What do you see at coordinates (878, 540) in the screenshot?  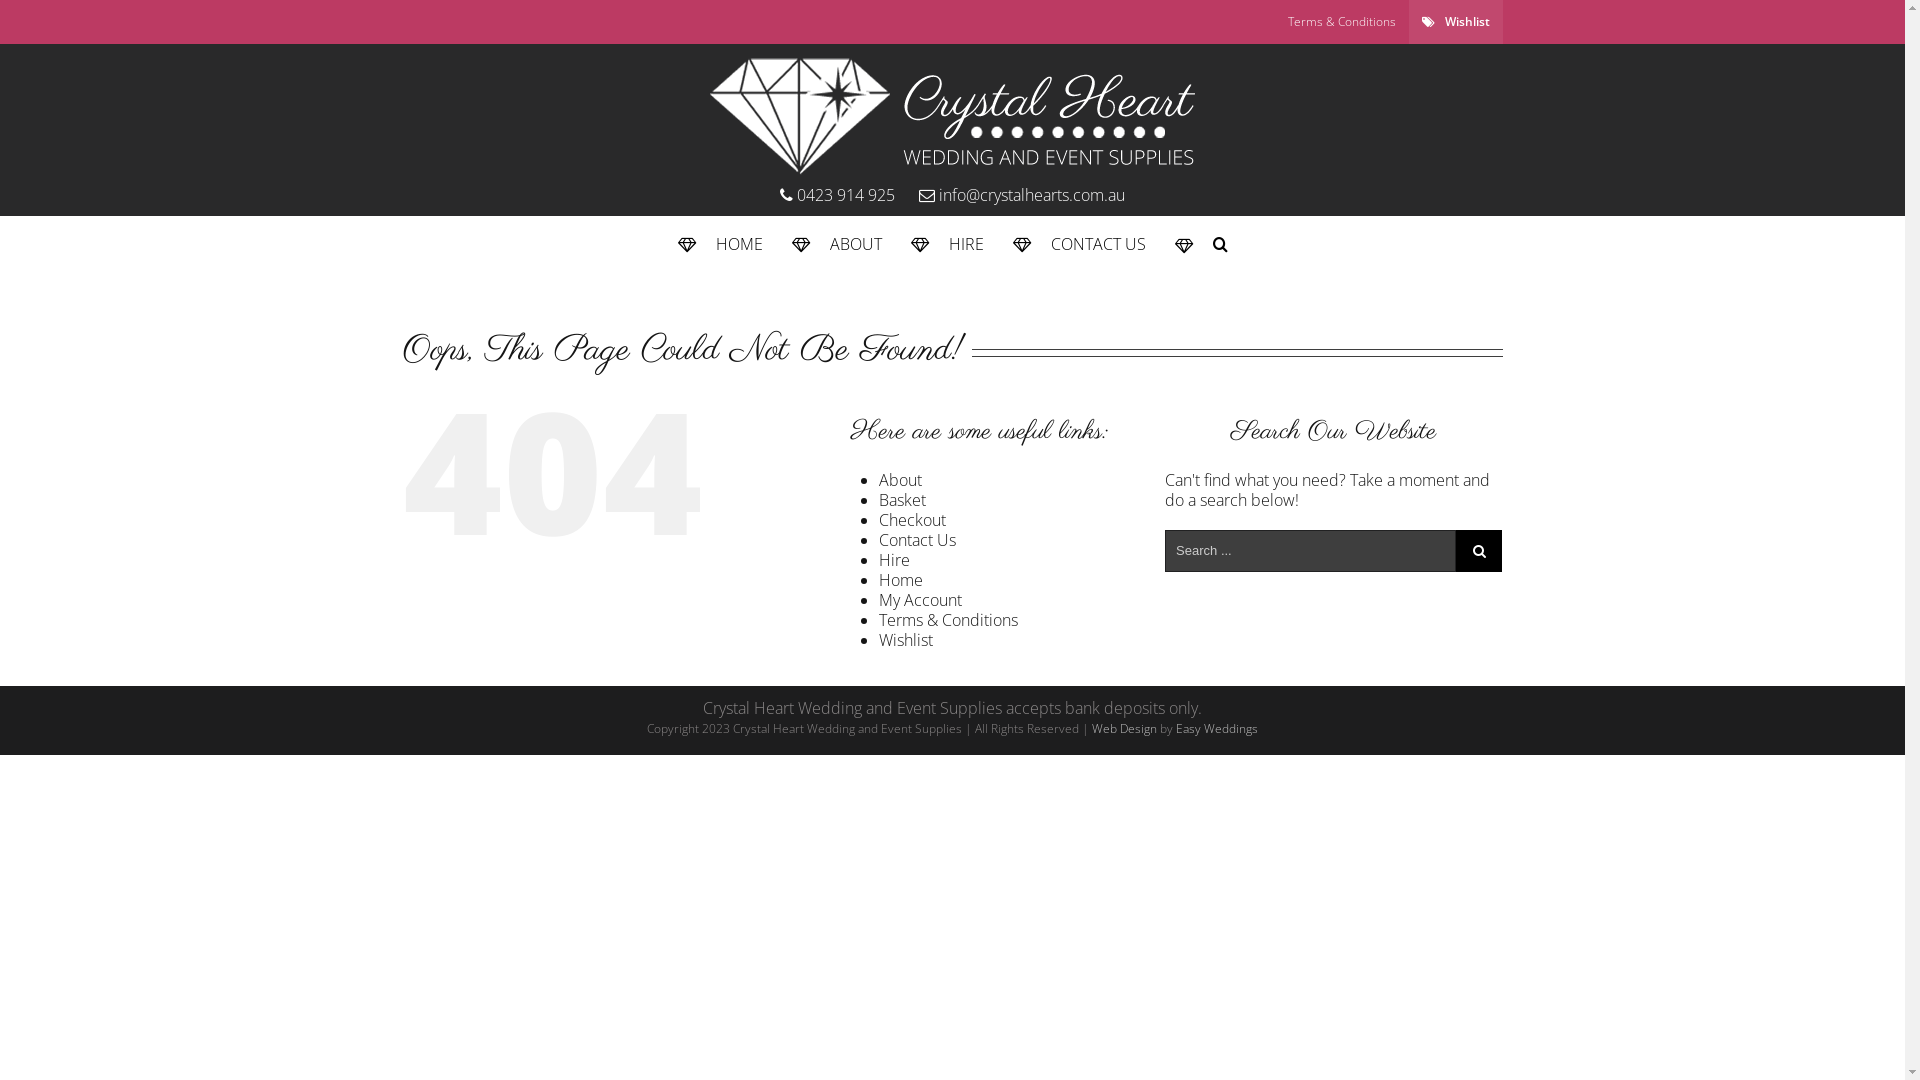 I see `'Contact Us'` at bounding box center [878, 540].